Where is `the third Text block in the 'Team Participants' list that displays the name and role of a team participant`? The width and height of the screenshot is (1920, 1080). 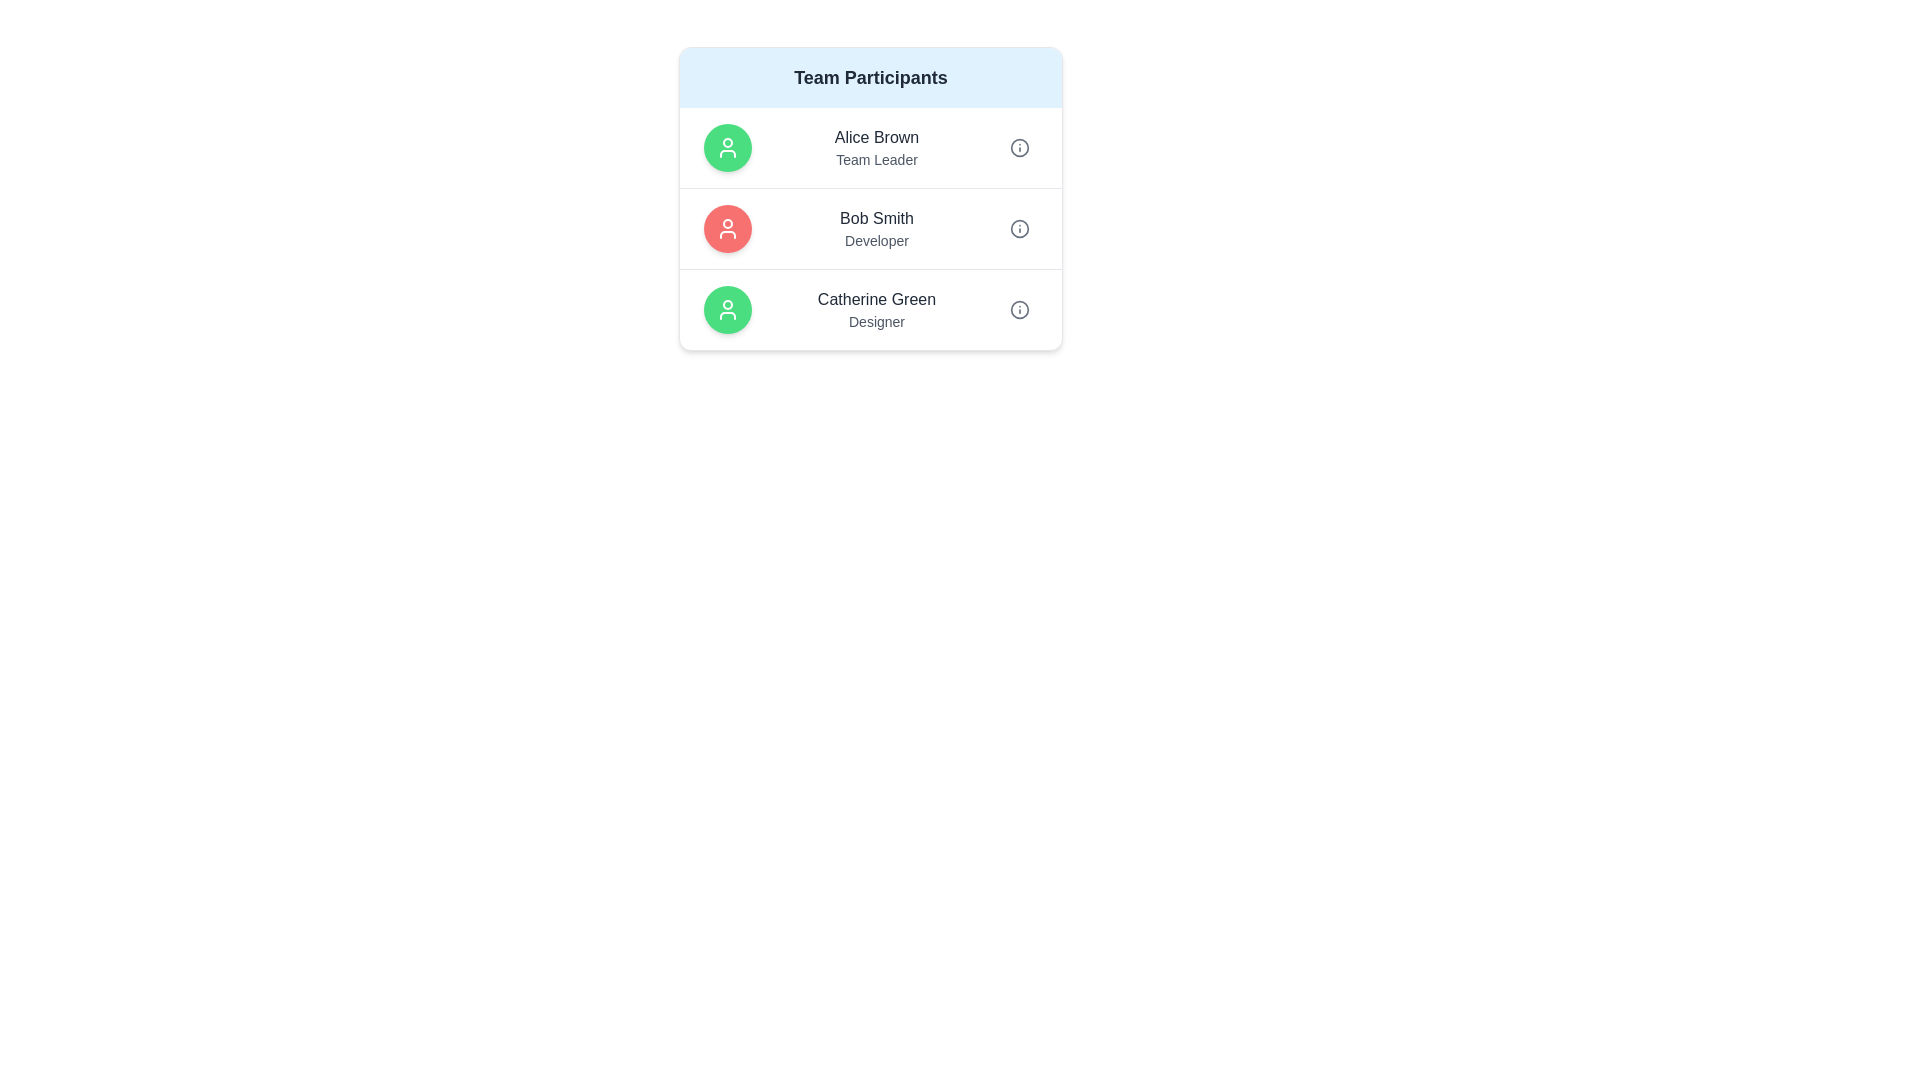
the third Text block in the 'Team Participants' list that displays the name and role of a team participant is located at coordinates (877, 309).